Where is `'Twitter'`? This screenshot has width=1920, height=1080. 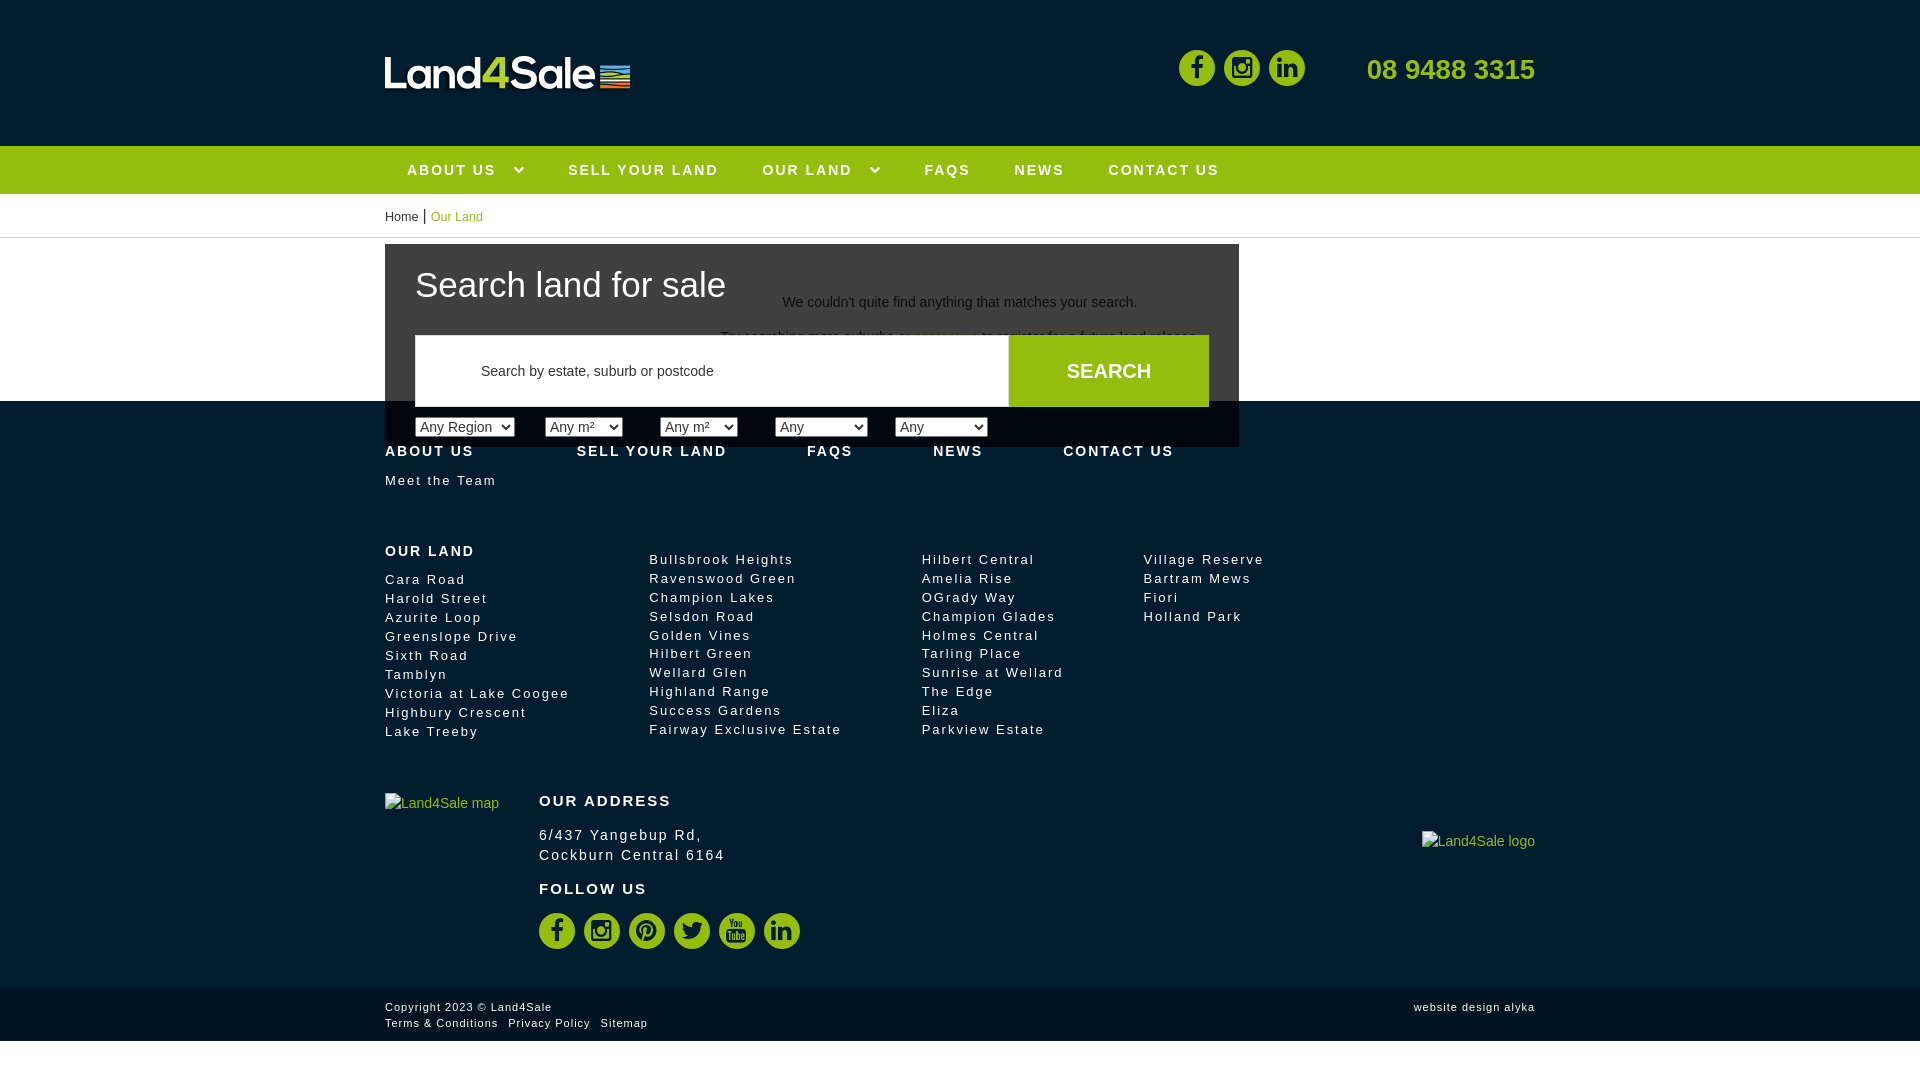 'Twitter' is located at coordinates (691, 929).